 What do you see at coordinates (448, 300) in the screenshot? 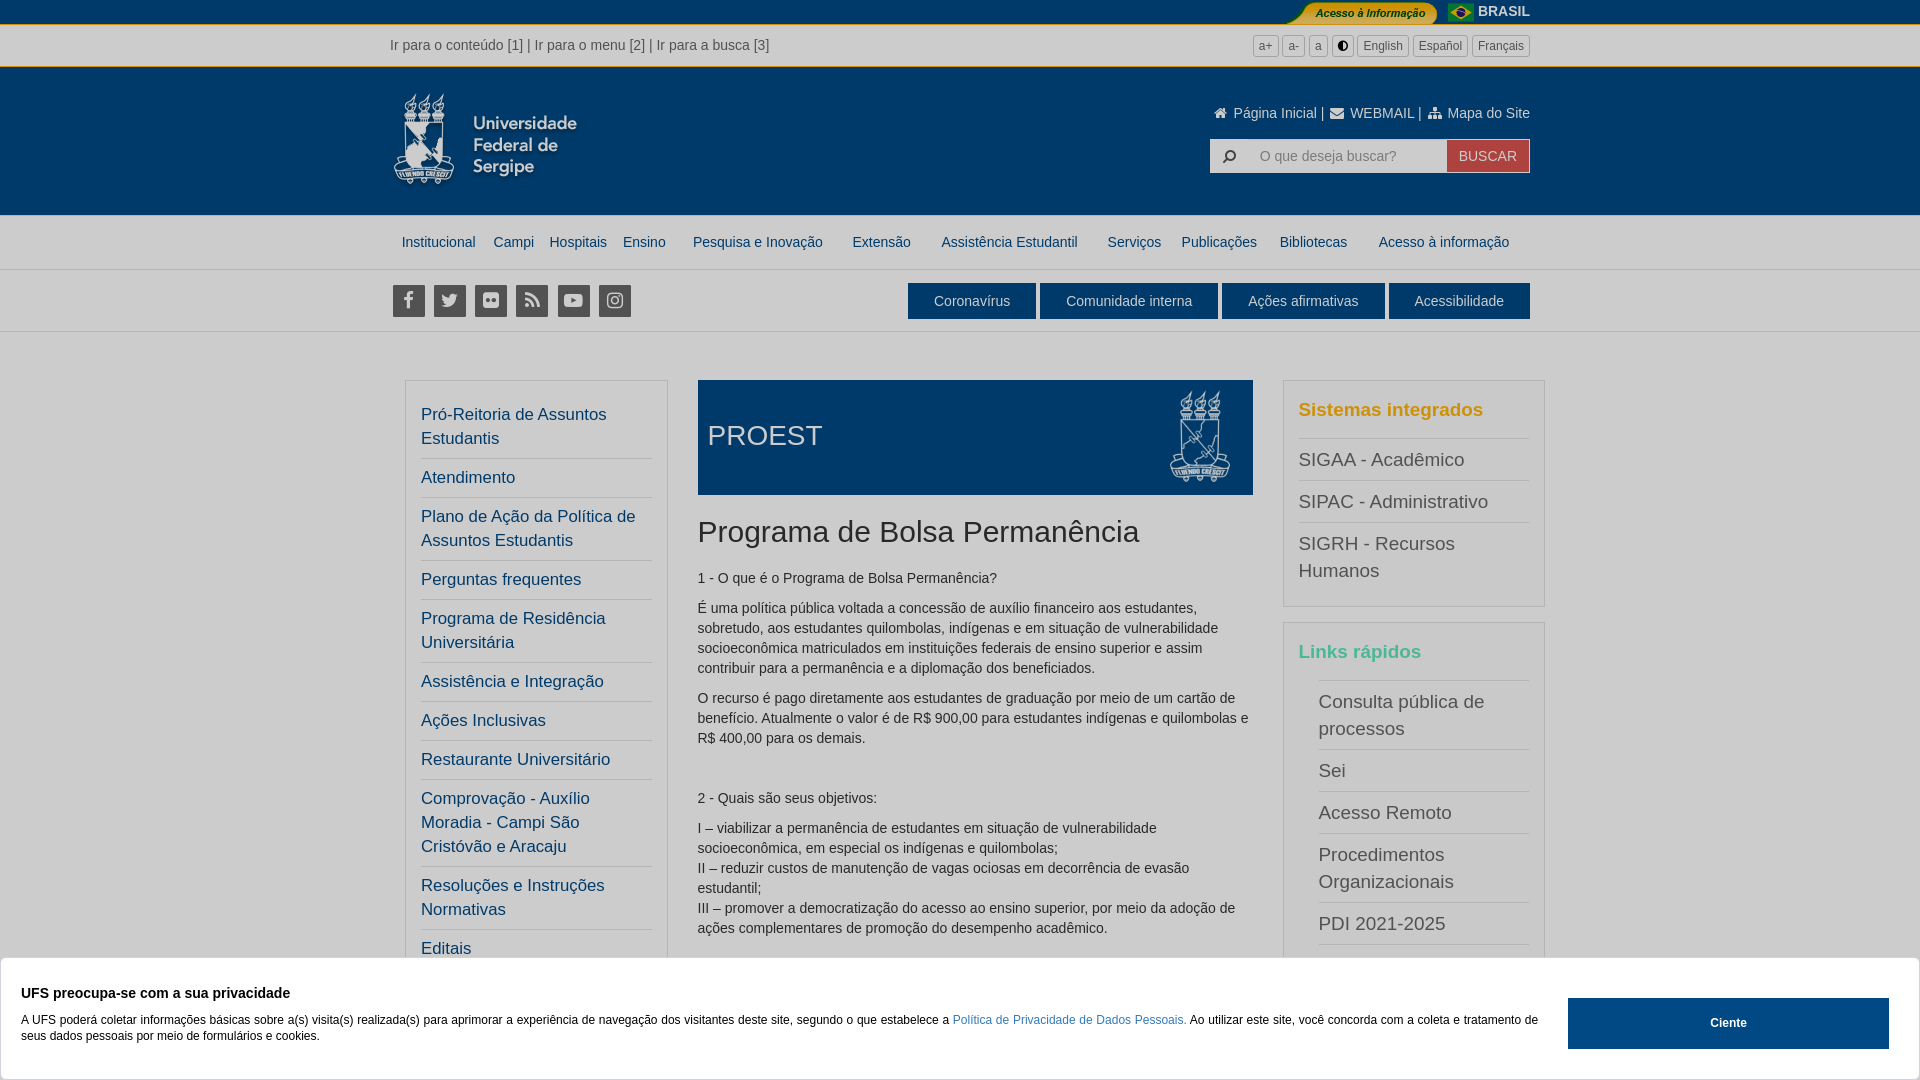
I see `'Twitter'` at bounding box center [448, 300].